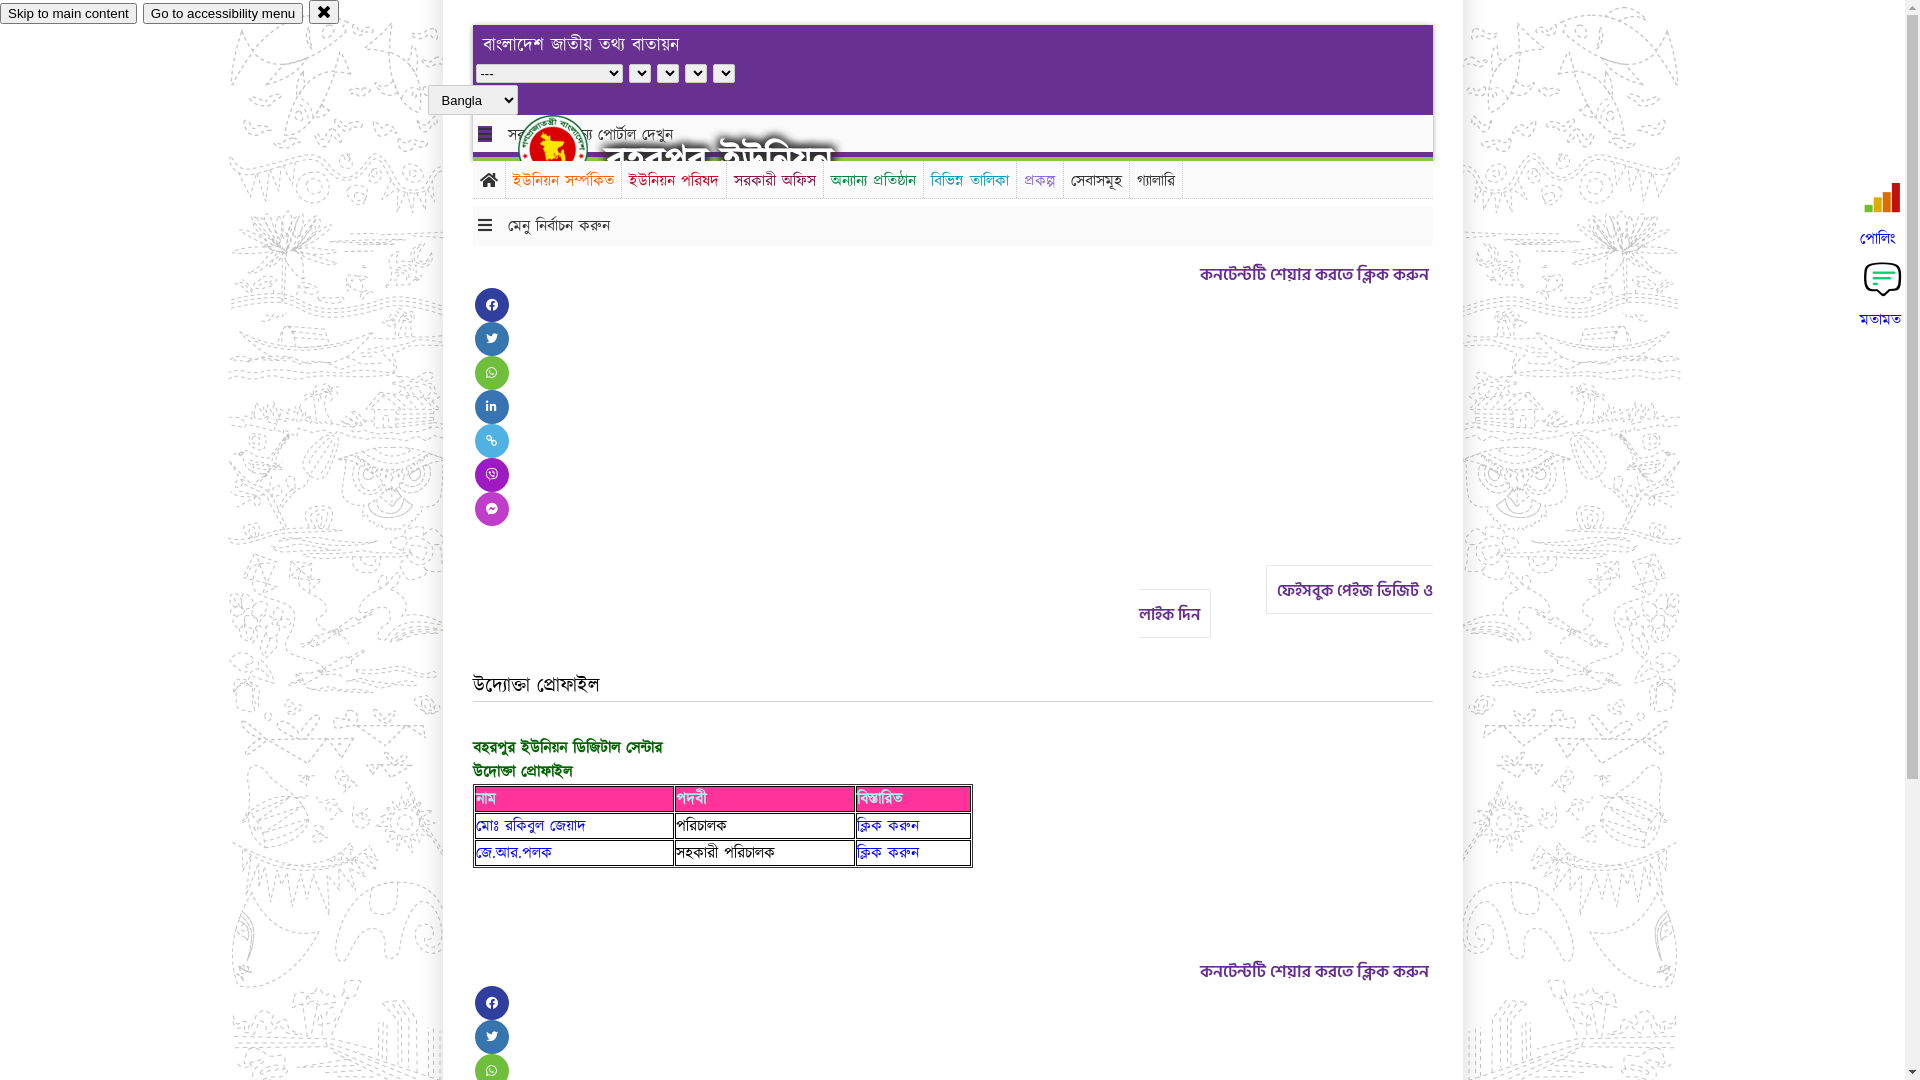  I want to click on 'Go to accessibility menu', so click(222, 13).